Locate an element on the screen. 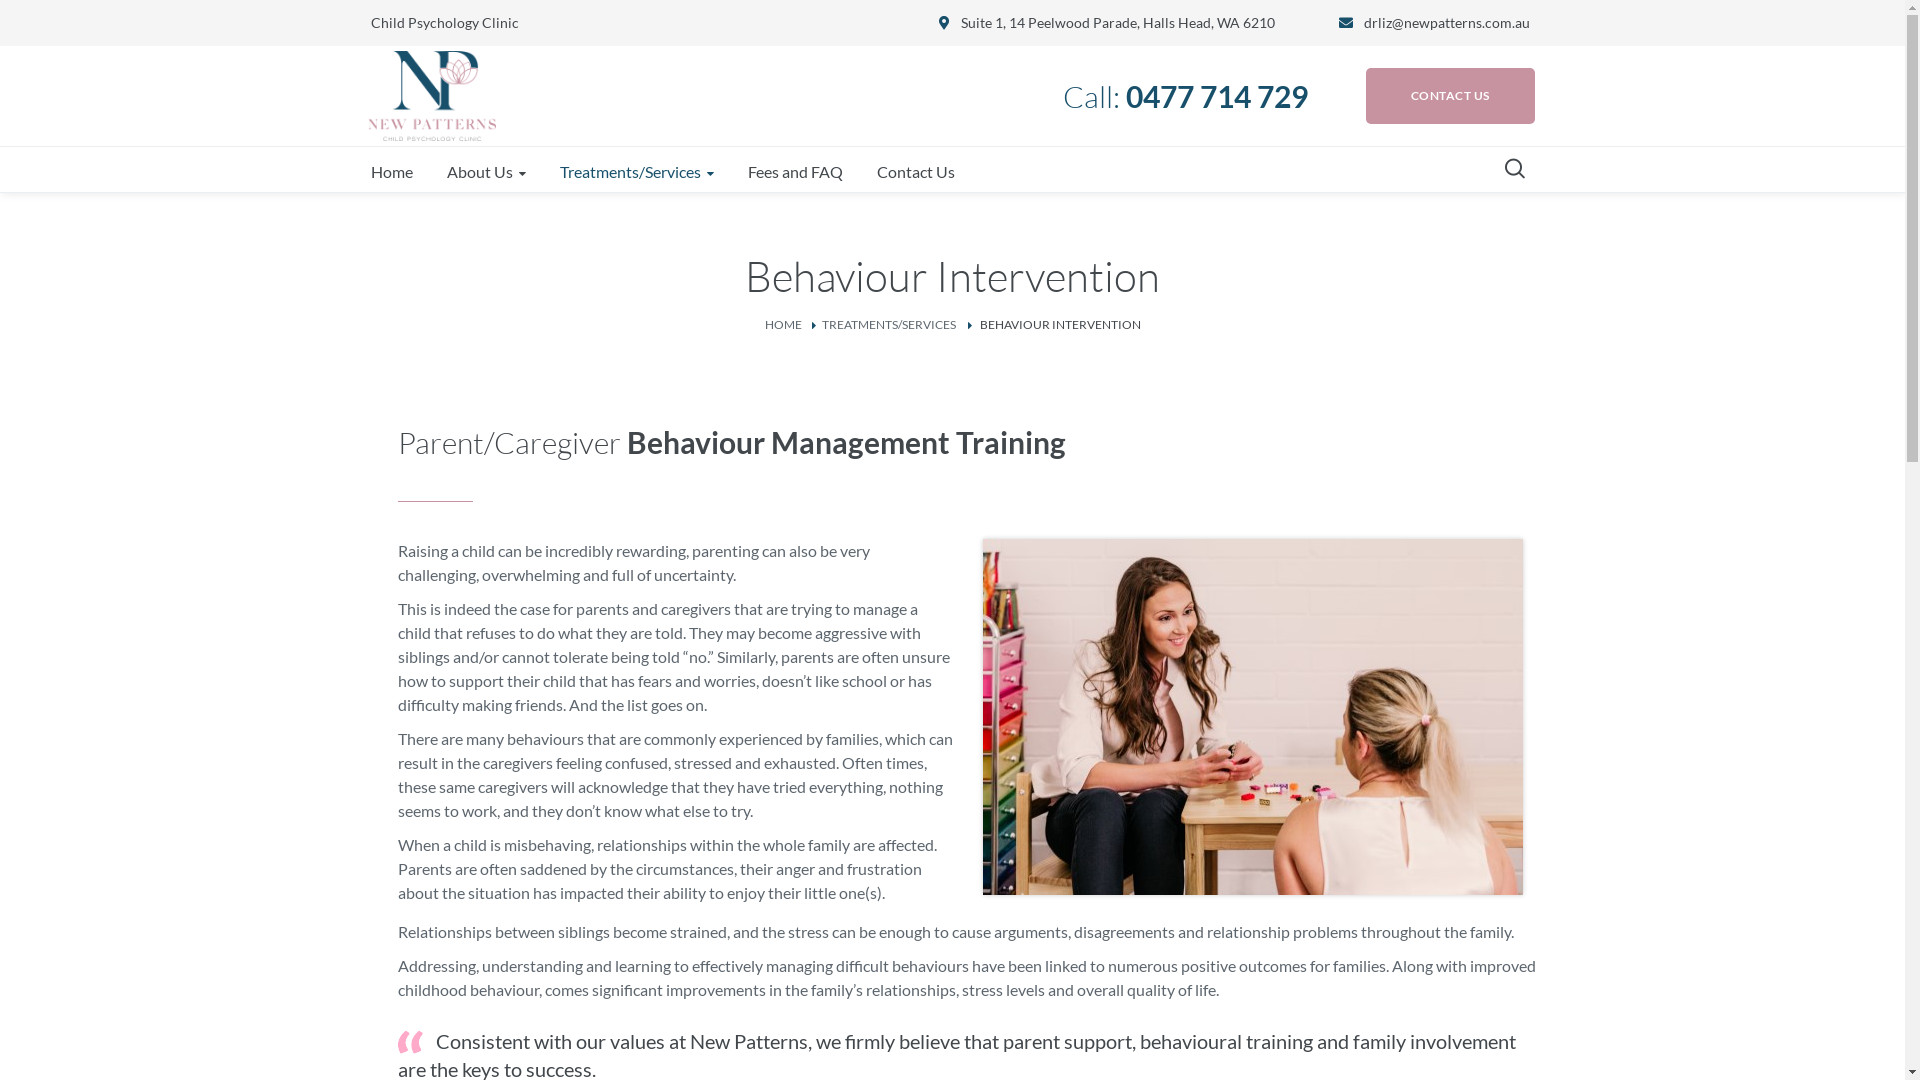 The image size is (1920, 1080). 'Home' is located at coordinates (390, 171).